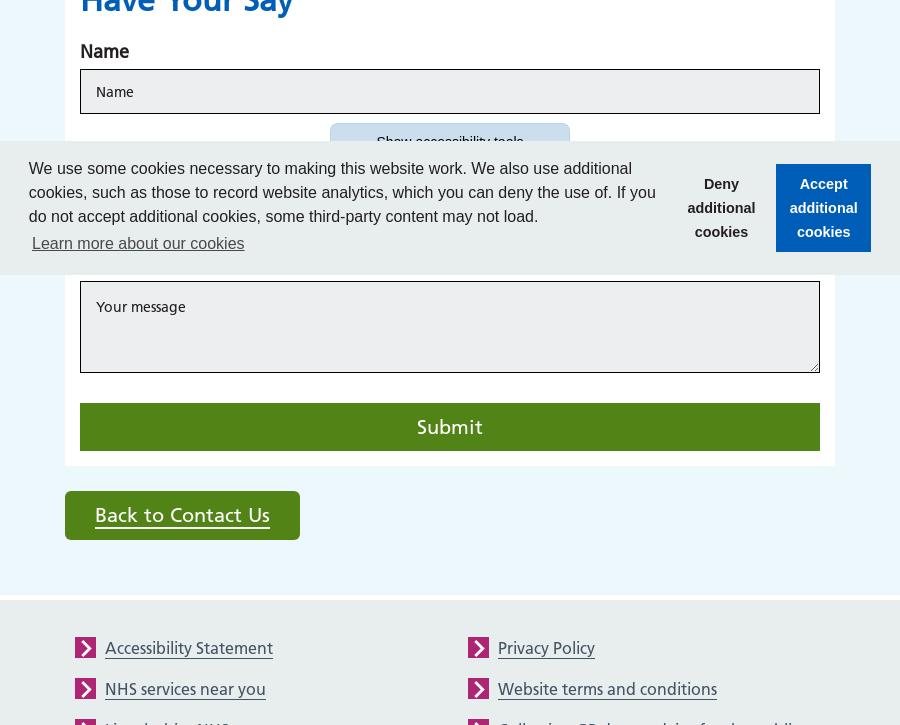  I want to click on 'We use some cookies necessary to making this website work. We also use additional cookies, such as those to record website analytics, which you can deny the use of. If you do not accept additional cookies, some third-party content may not load.', so click(26, 190).